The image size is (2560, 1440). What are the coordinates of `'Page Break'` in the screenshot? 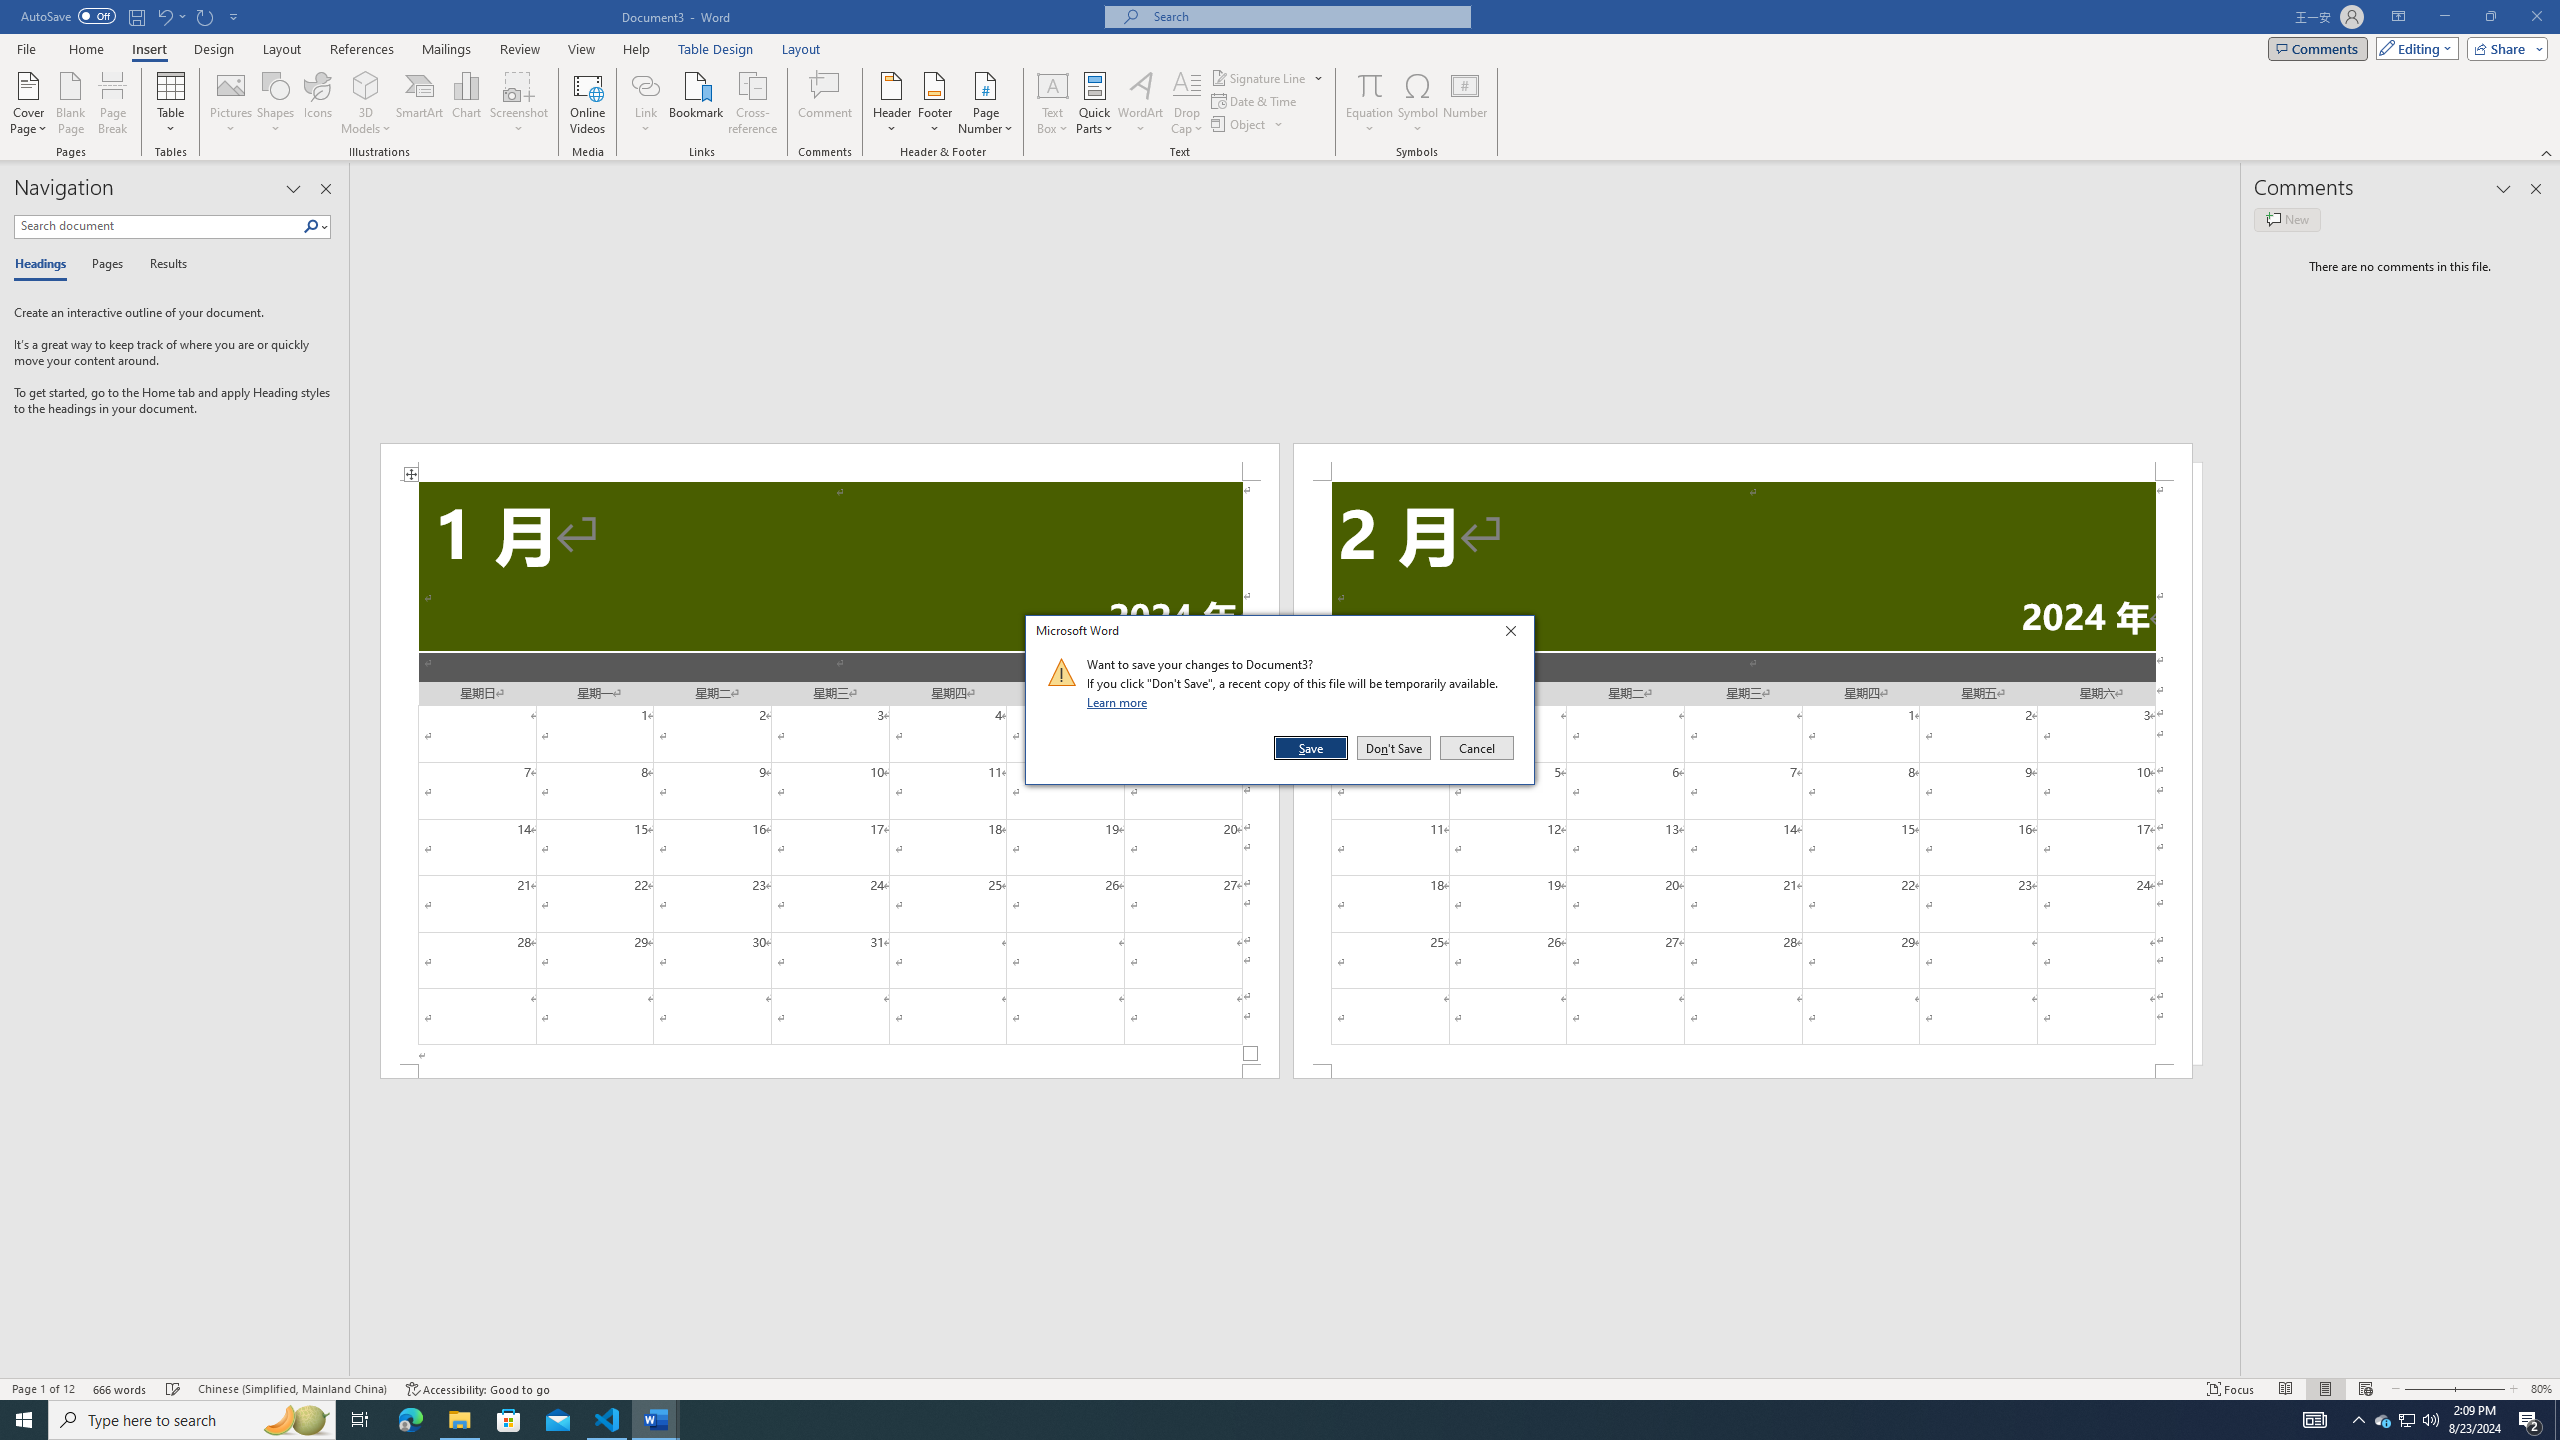 It's located at (111, 103).